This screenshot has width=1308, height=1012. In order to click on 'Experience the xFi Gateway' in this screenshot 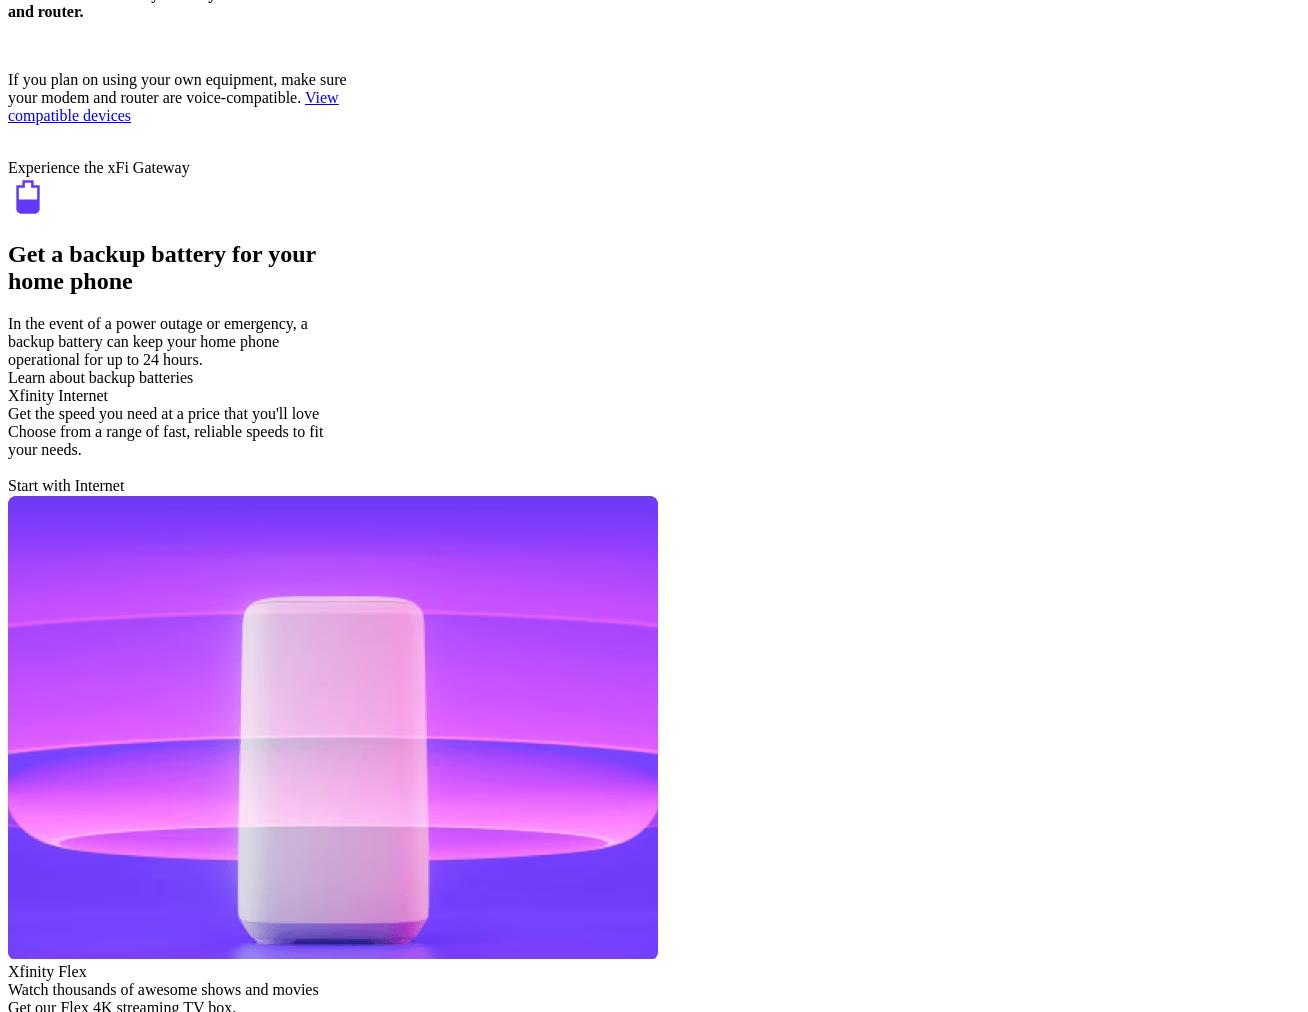, I will do `click(7, 167)`.